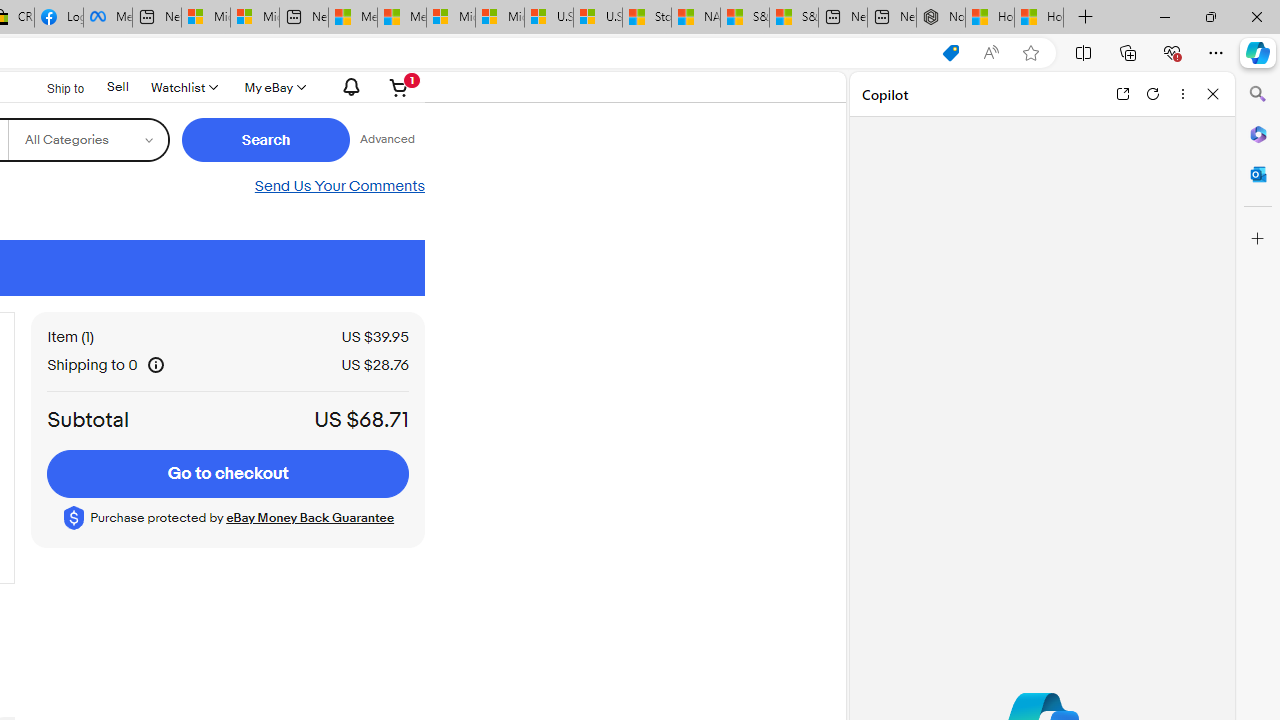  What do you see at coordinates (183, 86) in the screenshot?
I see `'WatchlistExpand Watch List'` at bounding box center [183, 86].